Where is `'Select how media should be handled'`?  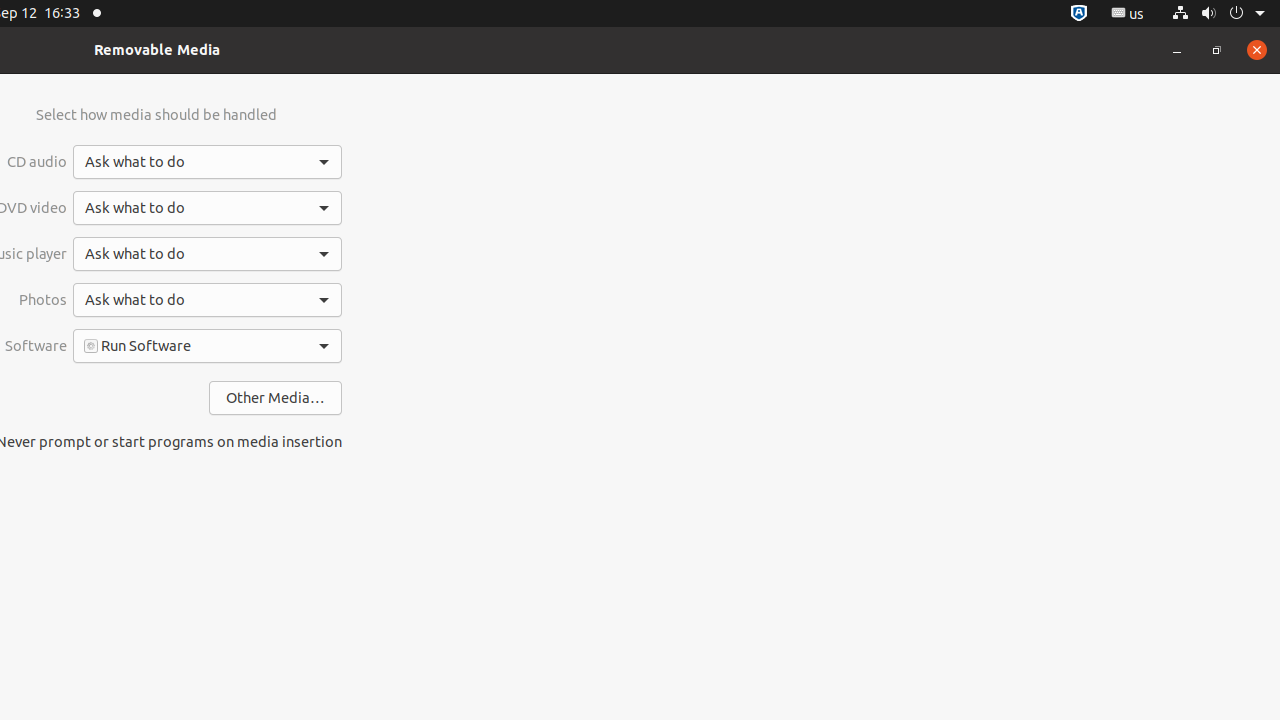 'Select how media should be handled' is located at coordinates (155, 114).